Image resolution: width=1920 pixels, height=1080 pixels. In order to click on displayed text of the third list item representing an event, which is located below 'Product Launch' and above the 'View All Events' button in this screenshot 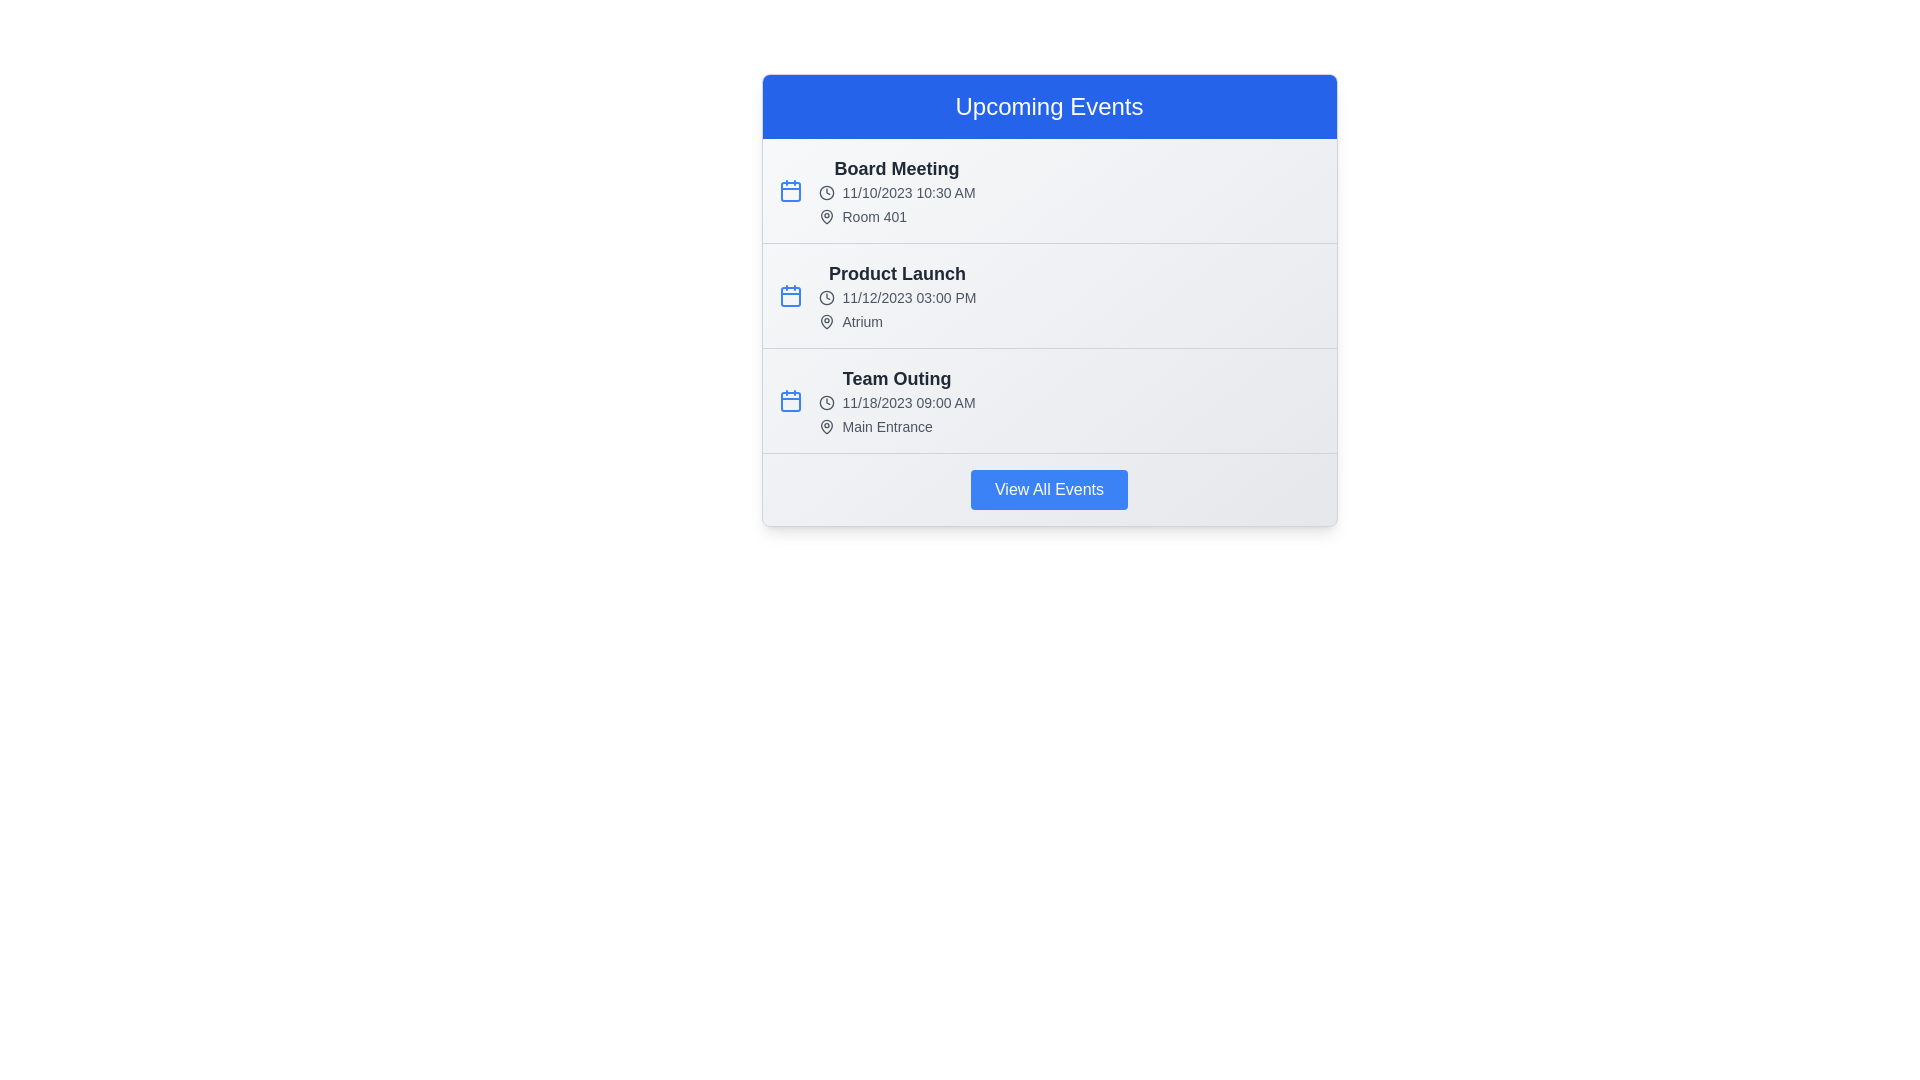, I will do `click(896, 401)`.